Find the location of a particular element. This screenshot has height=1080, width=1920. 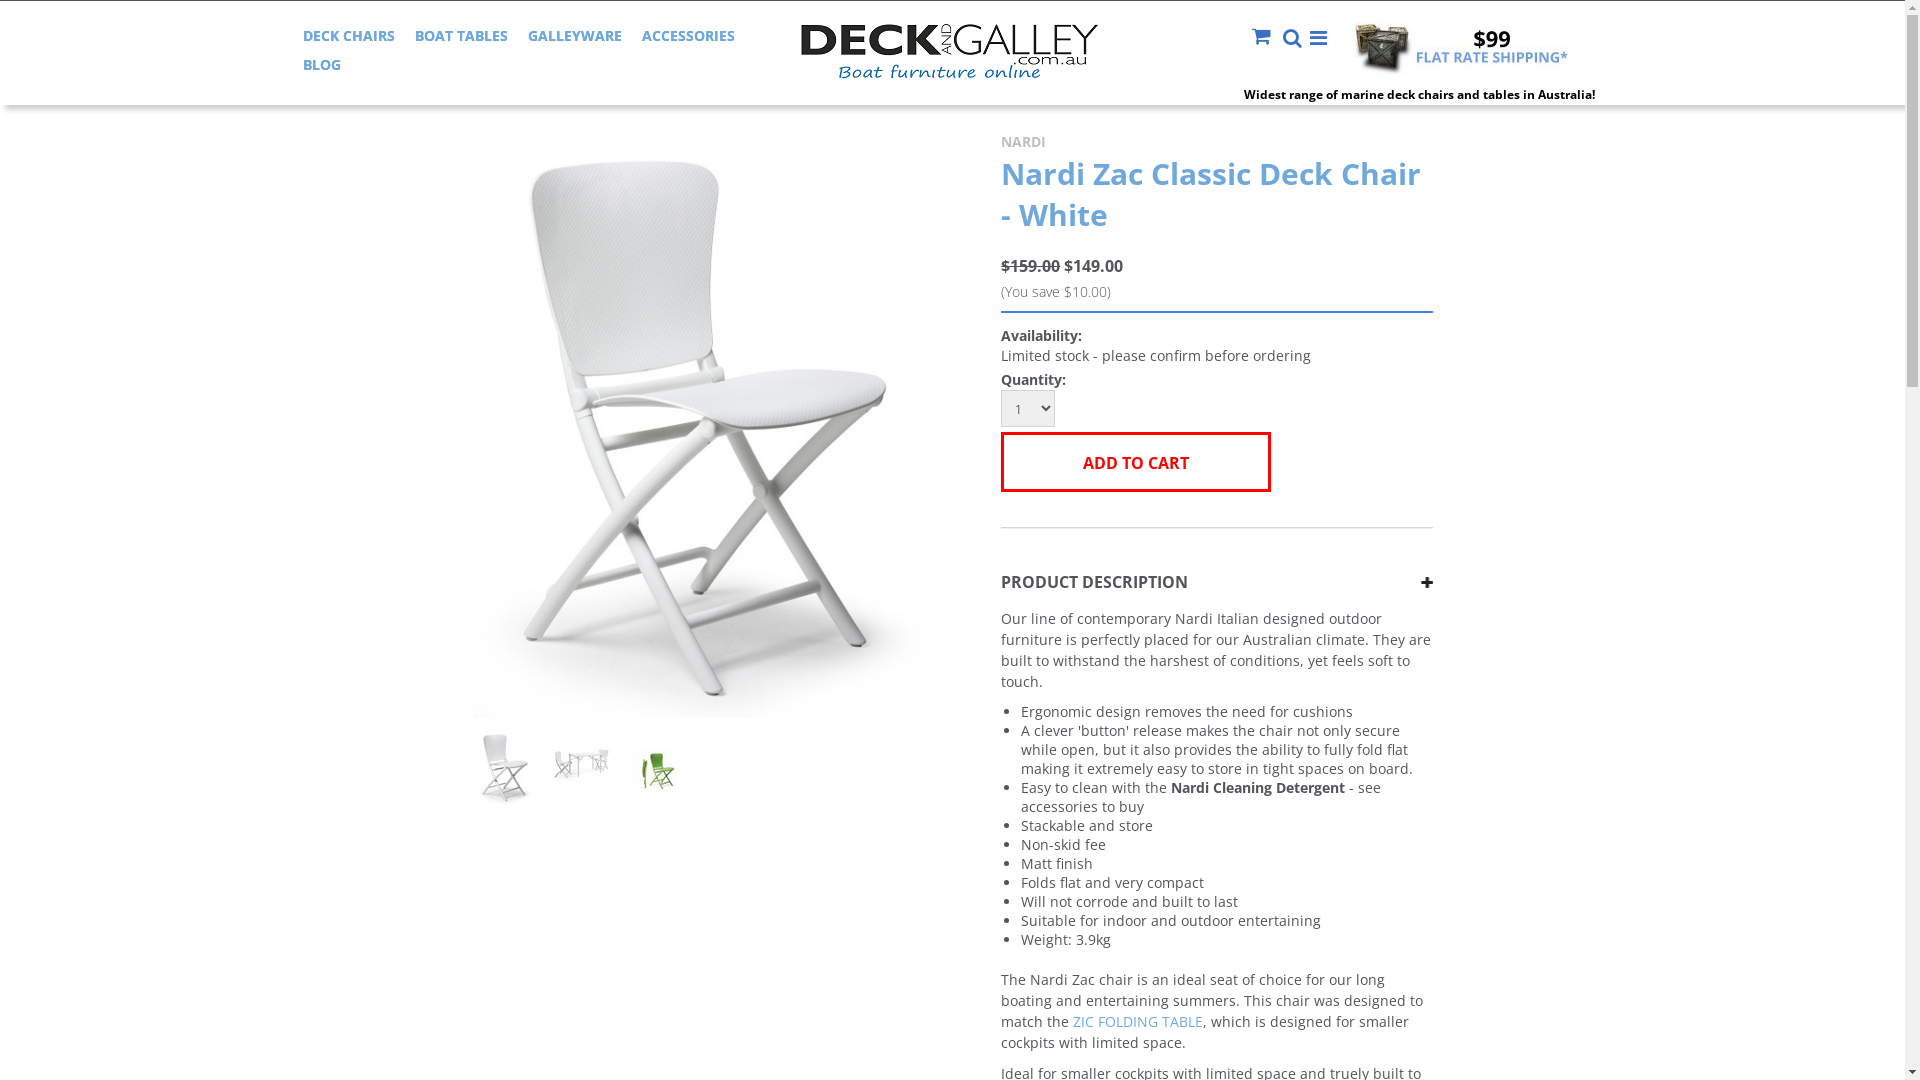

'Home' is located at coordinates (495, 94).